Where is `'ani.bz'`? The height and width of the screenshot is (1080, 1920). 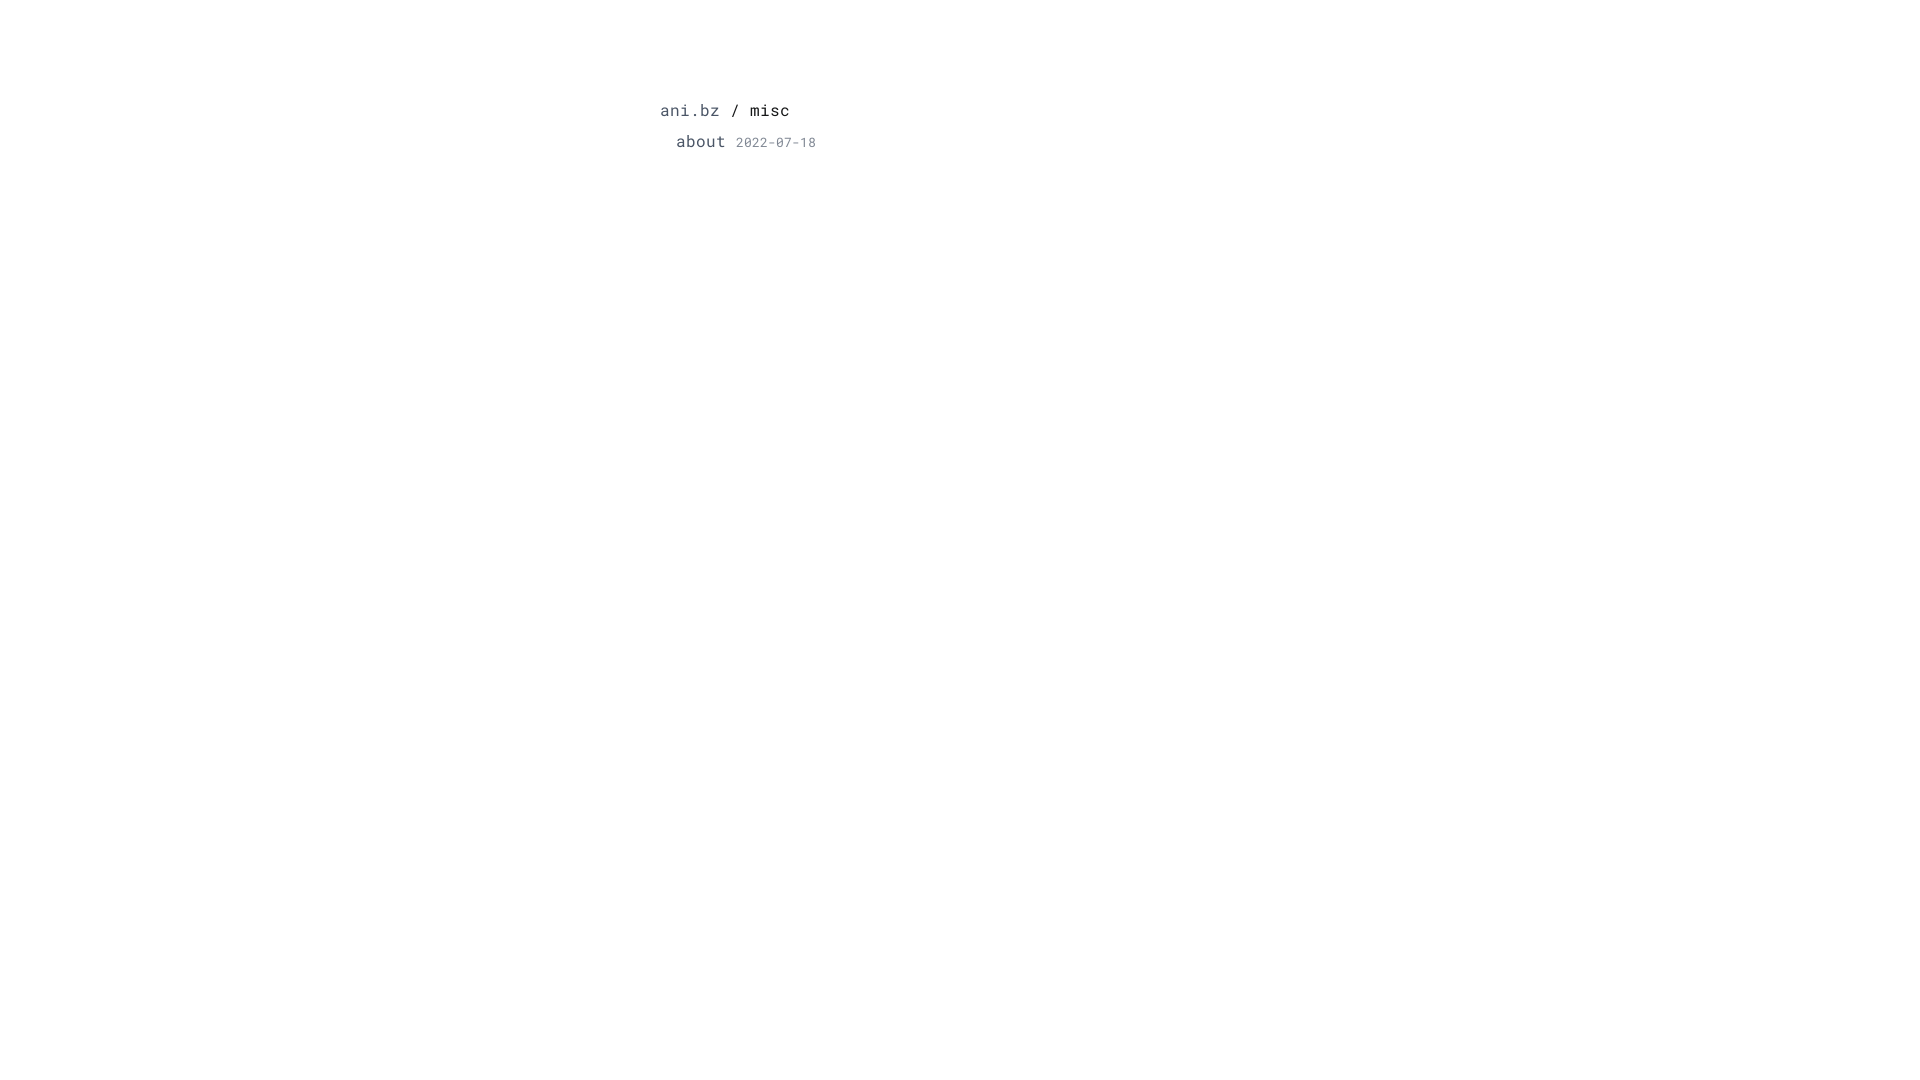
'ani.bz' is located at coordinates (690, 110).